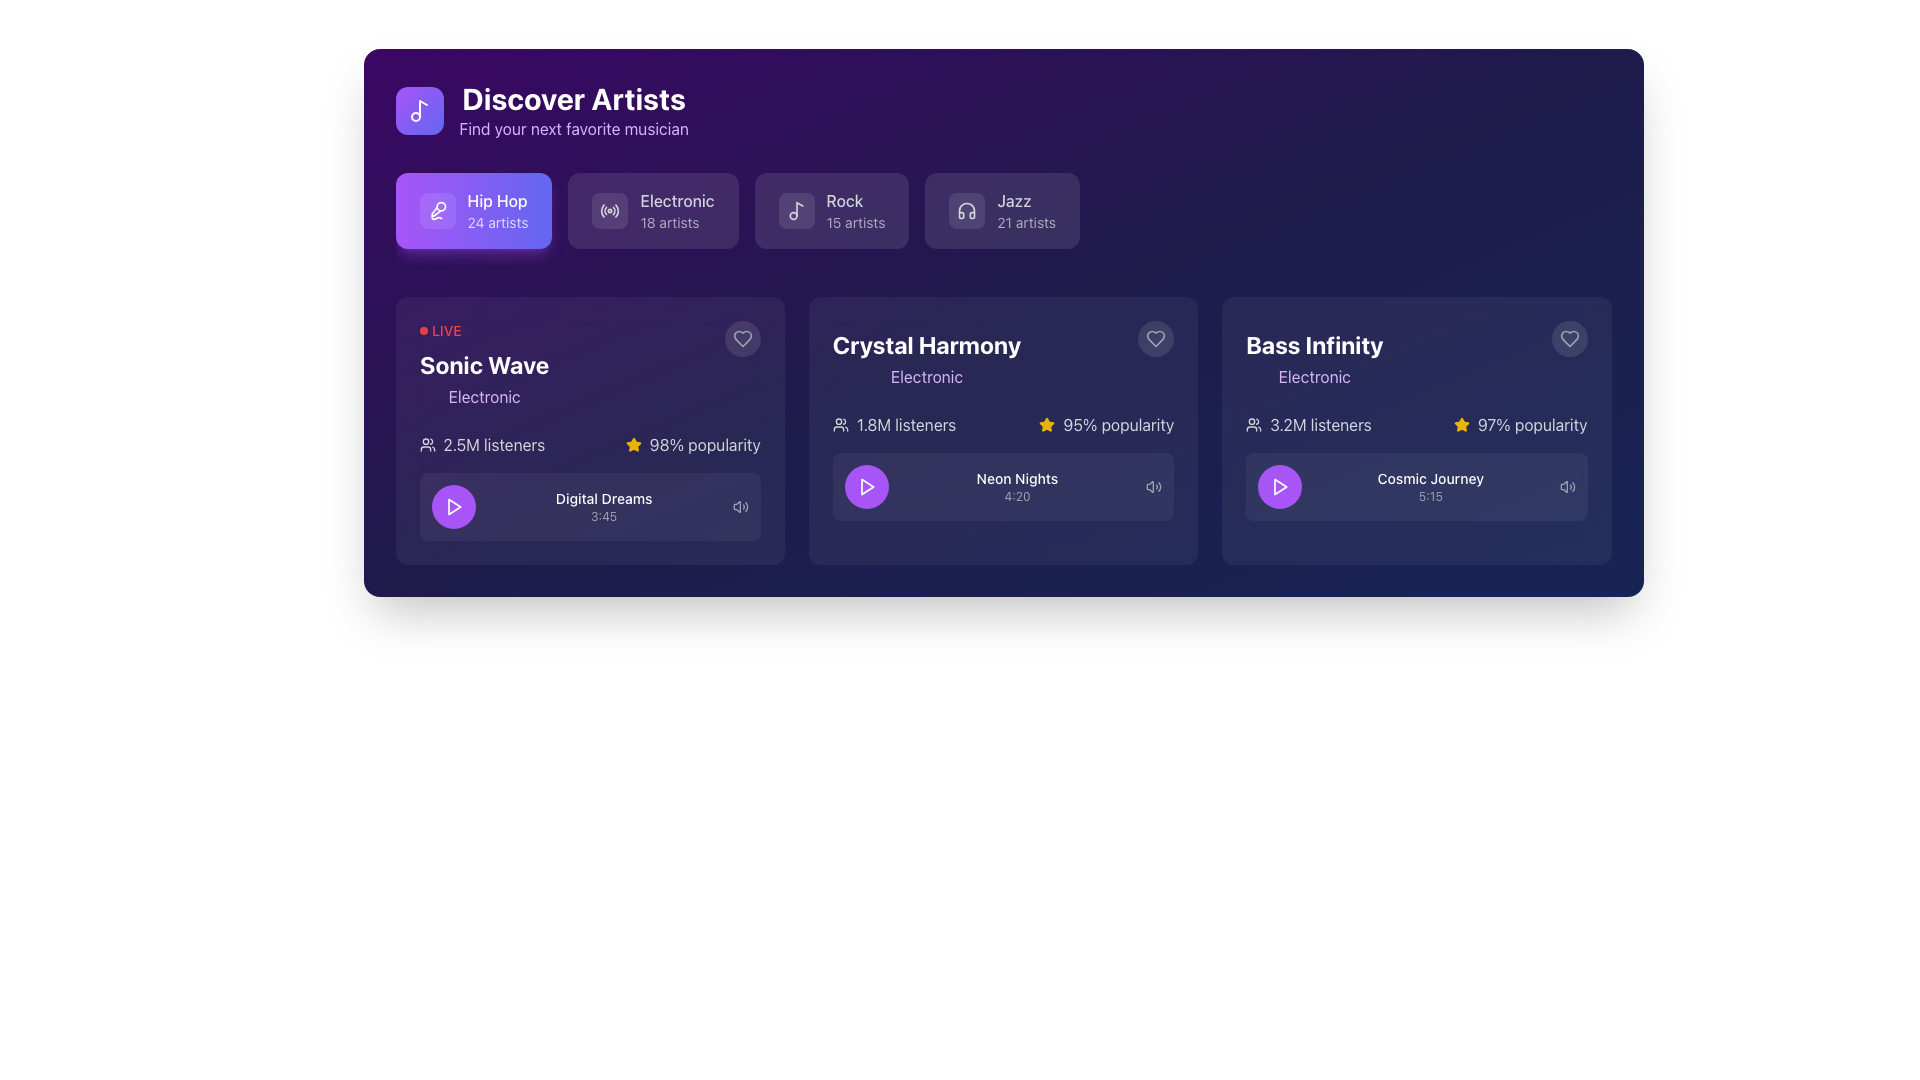  I want to click on the speaker icon with sound waves, styled in gray, located in the bottom right corner of the 'Bass Infinity' card, to the right of the 'Play' button and the time text '5:15', so click(1566, 486).